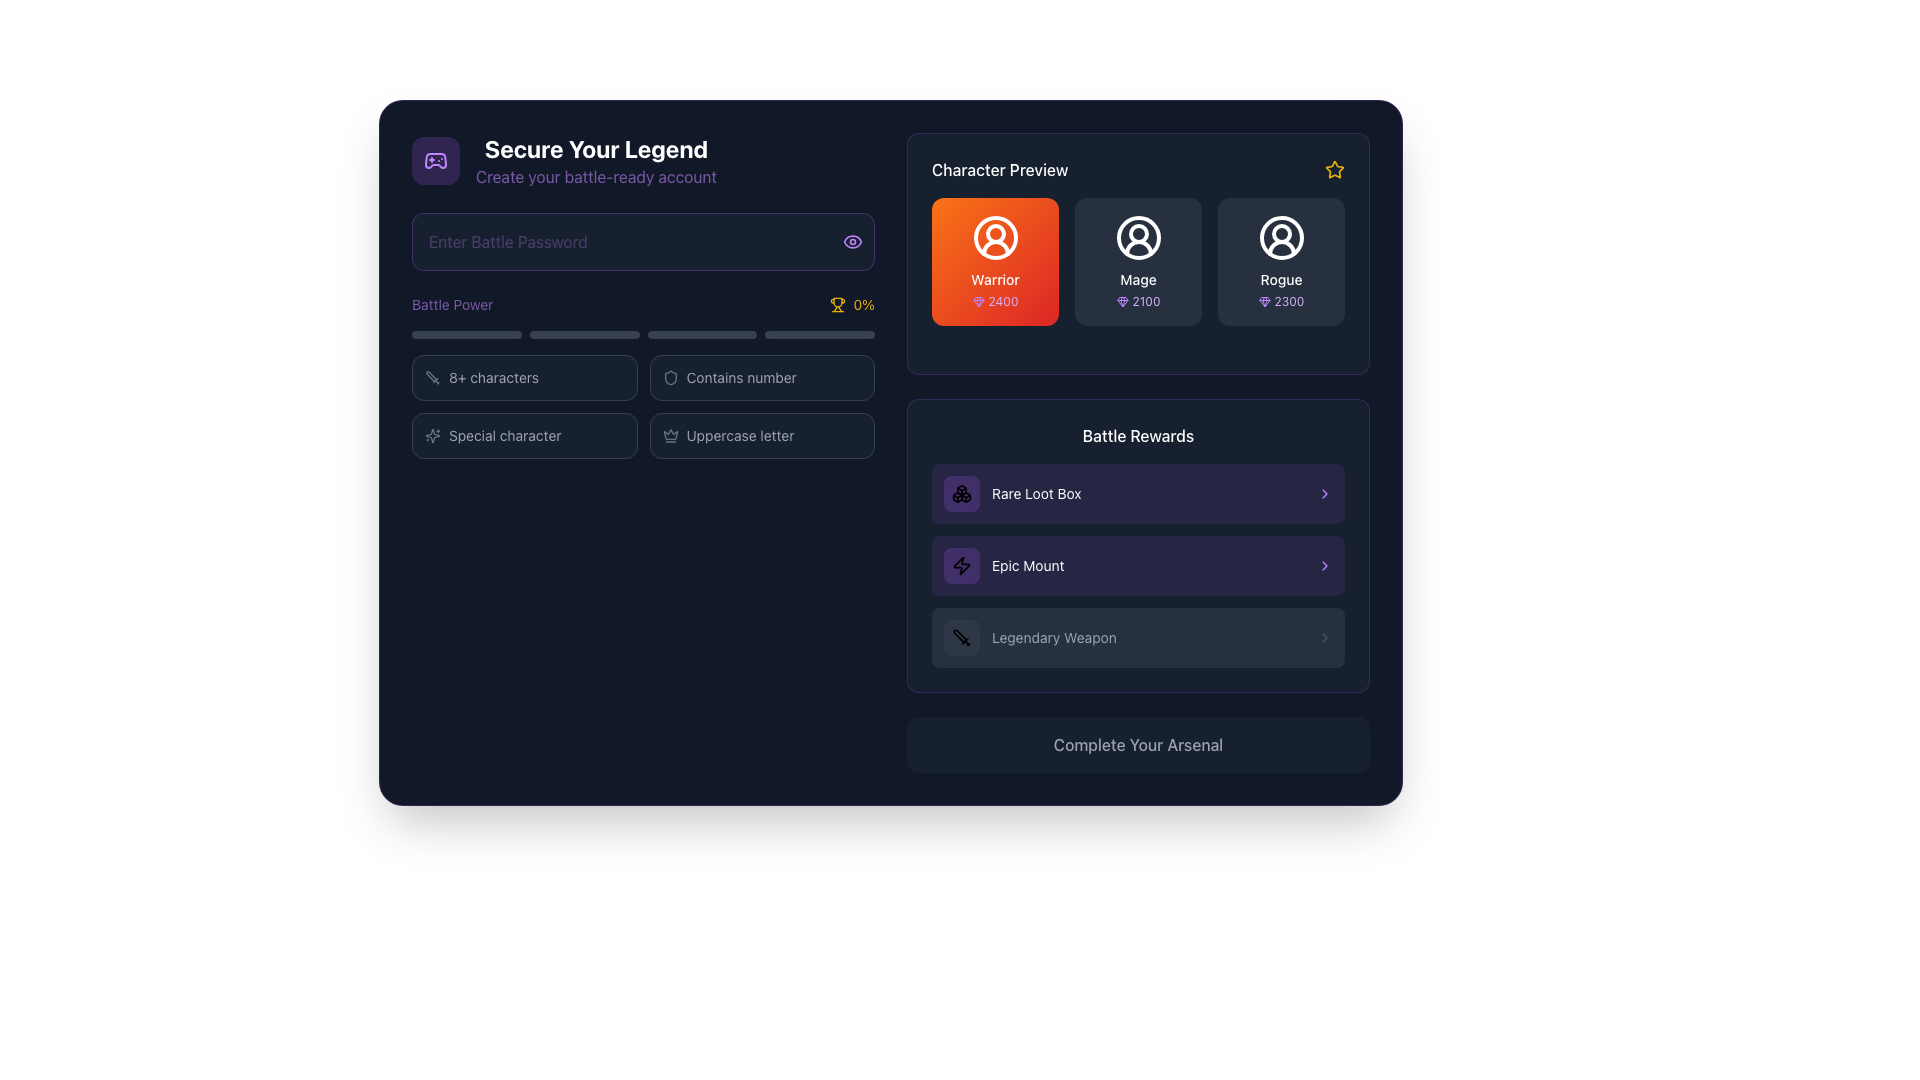 Image resolution: width=1920 pixels, height=1080 pixels. I want to click on the '8+ characters' indicator element in the password requirements section, which features light gray text on a dark rounded rectangular background, so click(524, 378).